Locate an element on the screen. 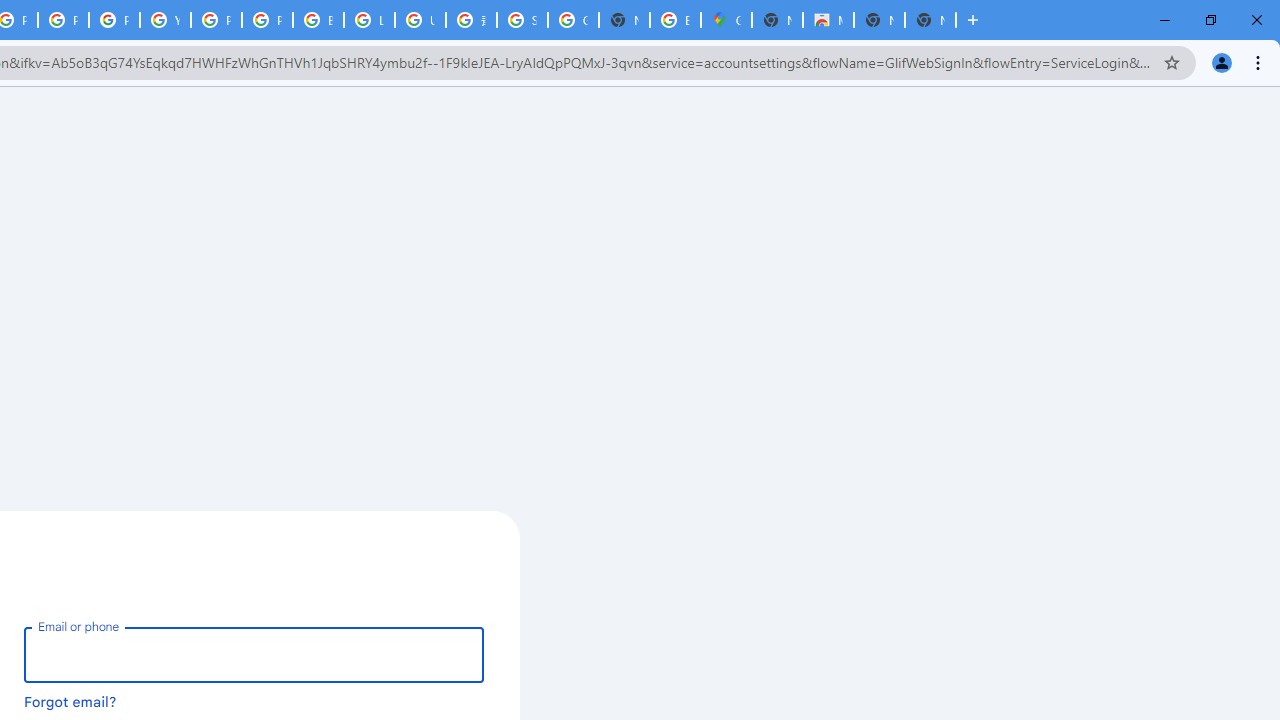 This screenshot has height=720, width=1280. 'Google Maps' is located at coordinates (726, 20).